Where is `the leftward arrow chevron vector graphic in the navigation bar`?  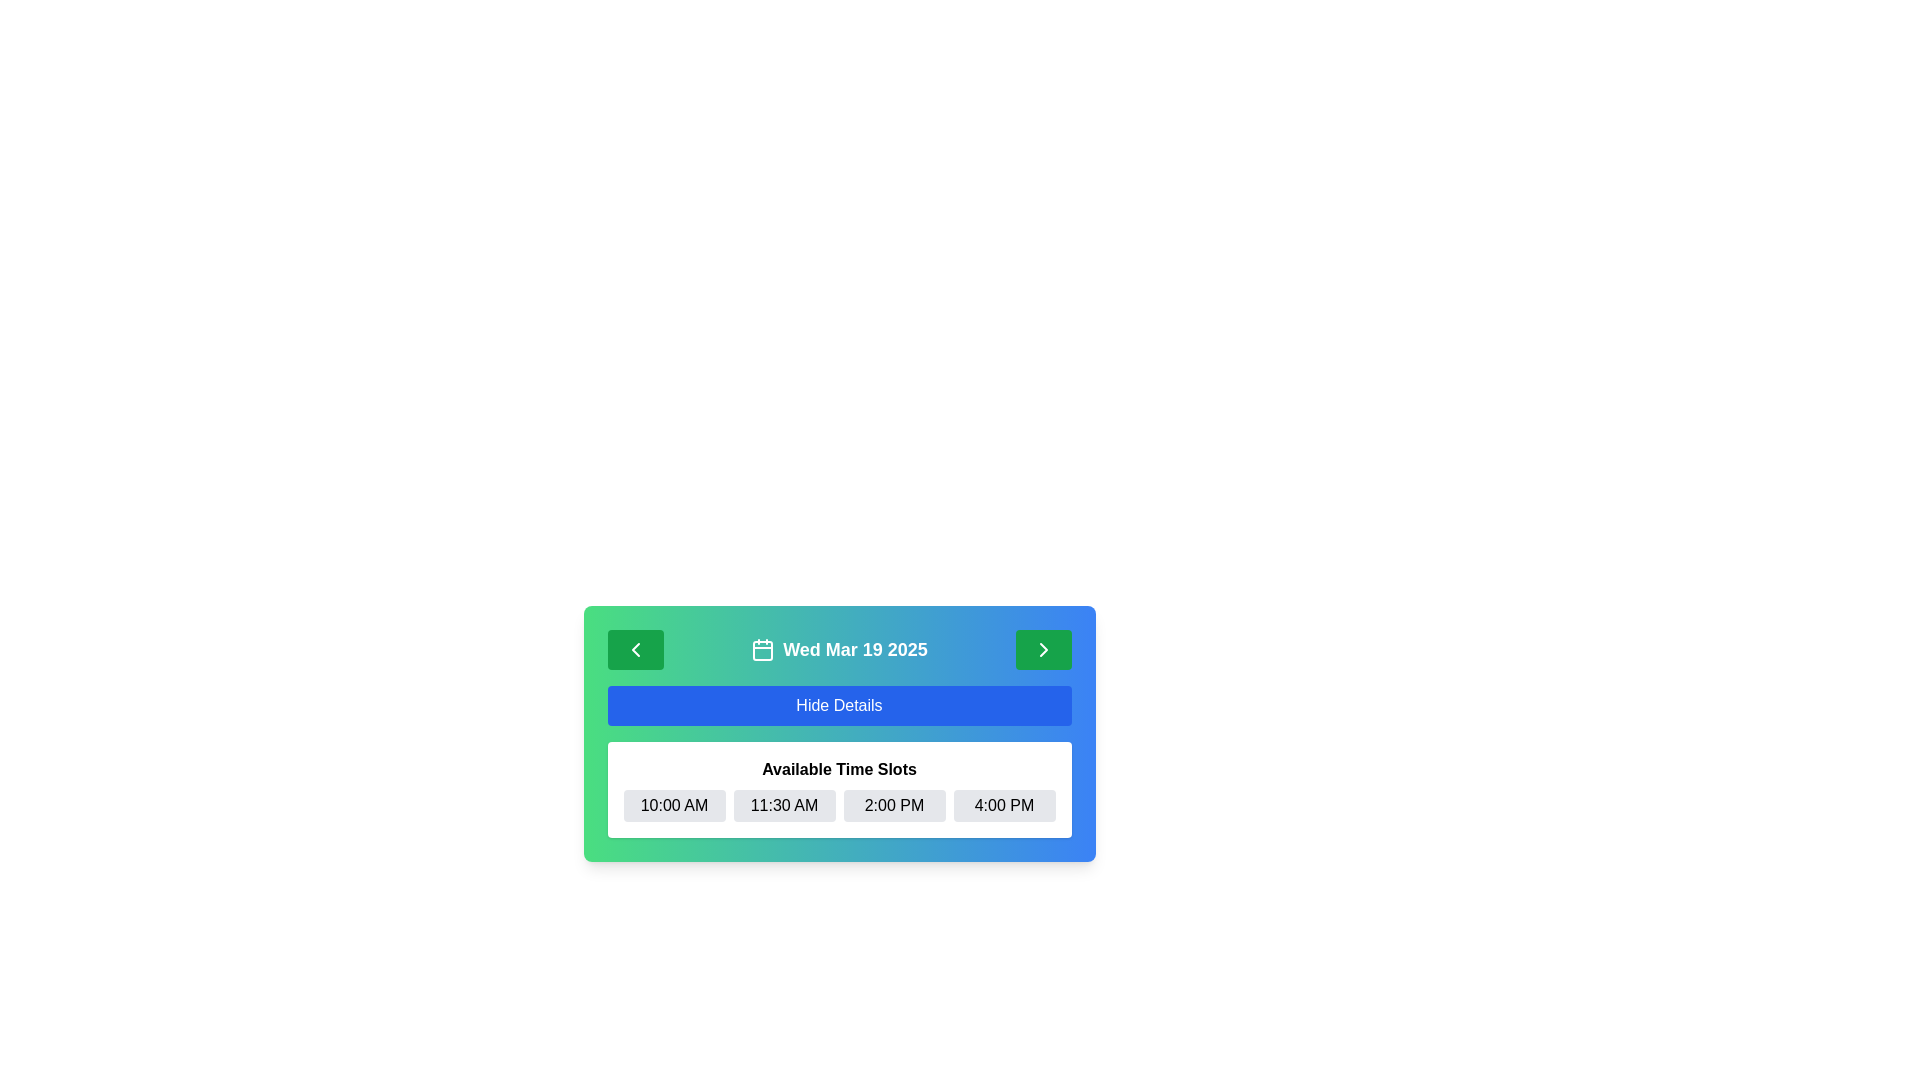 the leftward arrow chevron vector graphic in the navigation bar is located at coordinates (634, 650).